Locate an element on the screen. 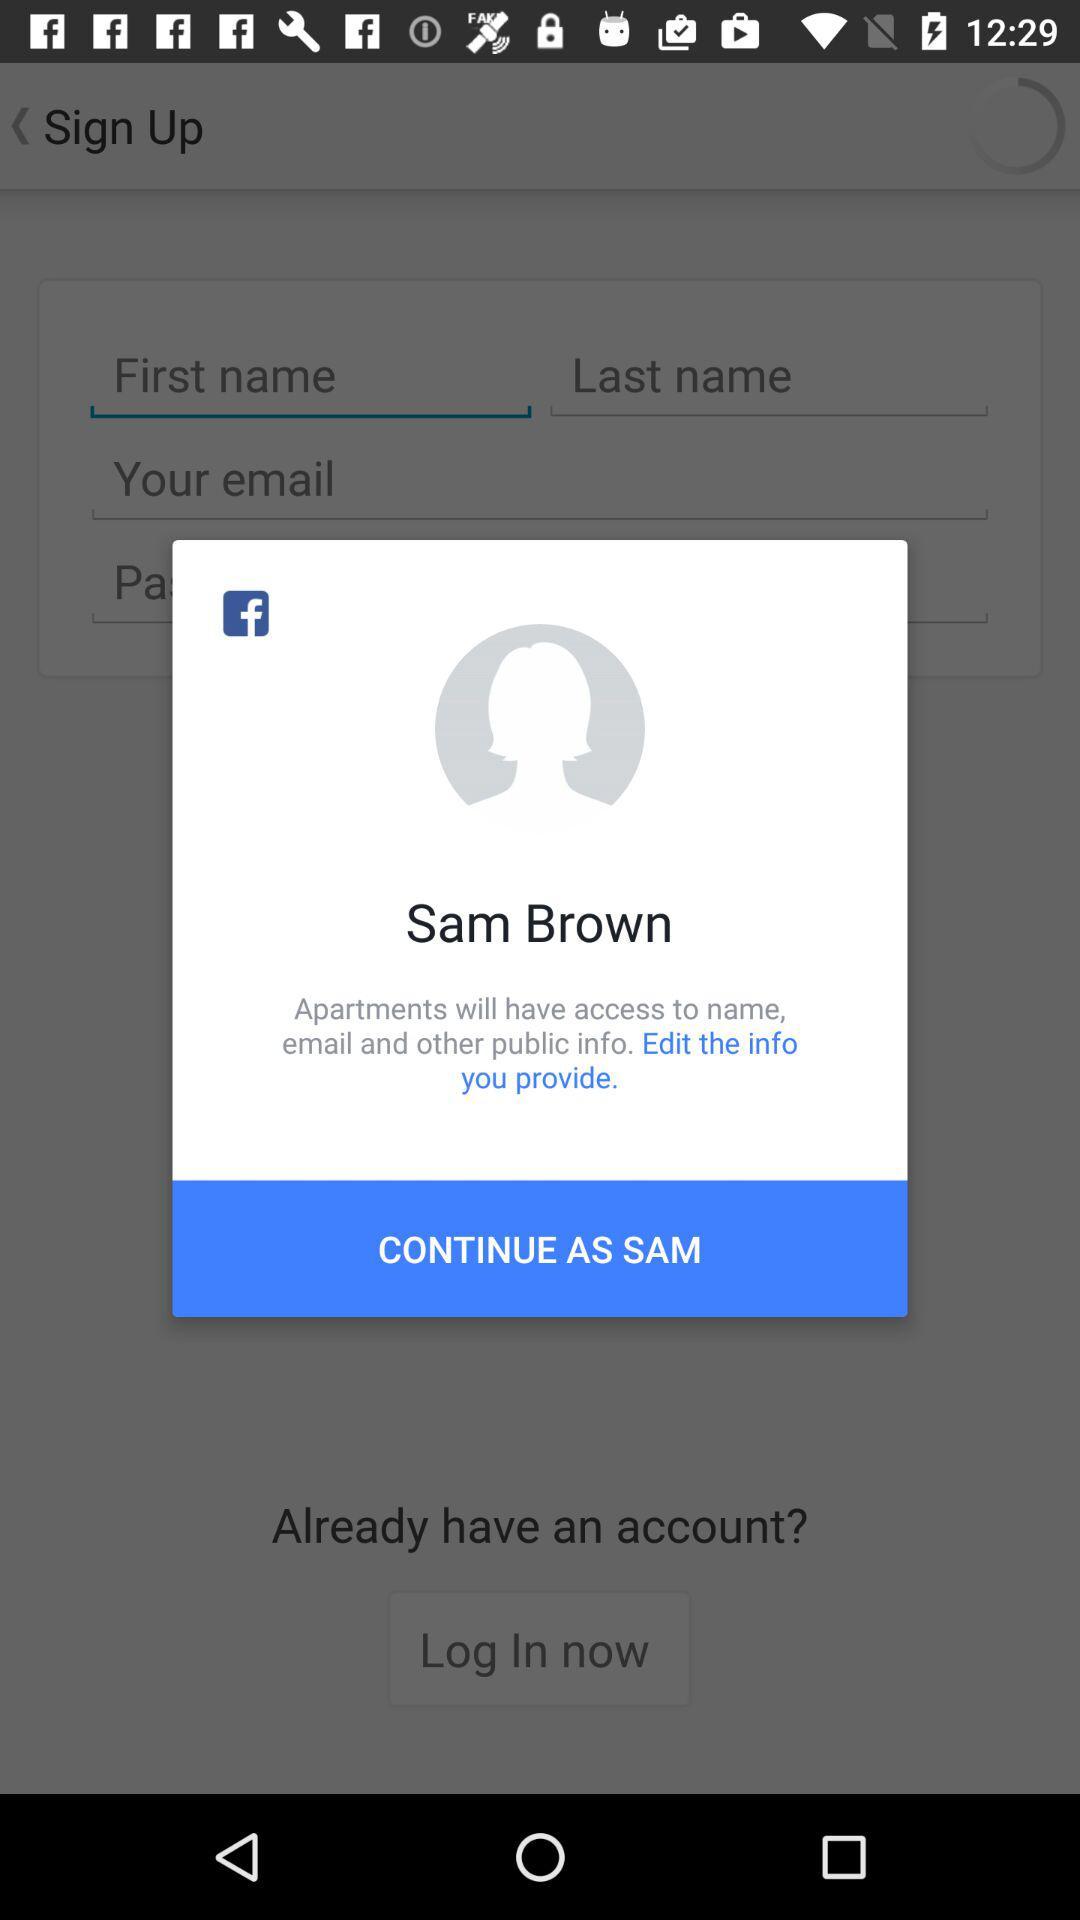 Image resolution: width=1080 pixels, height=1920 pixels. the icon above the continue as sam icon is located at coordinates (540, 1041).